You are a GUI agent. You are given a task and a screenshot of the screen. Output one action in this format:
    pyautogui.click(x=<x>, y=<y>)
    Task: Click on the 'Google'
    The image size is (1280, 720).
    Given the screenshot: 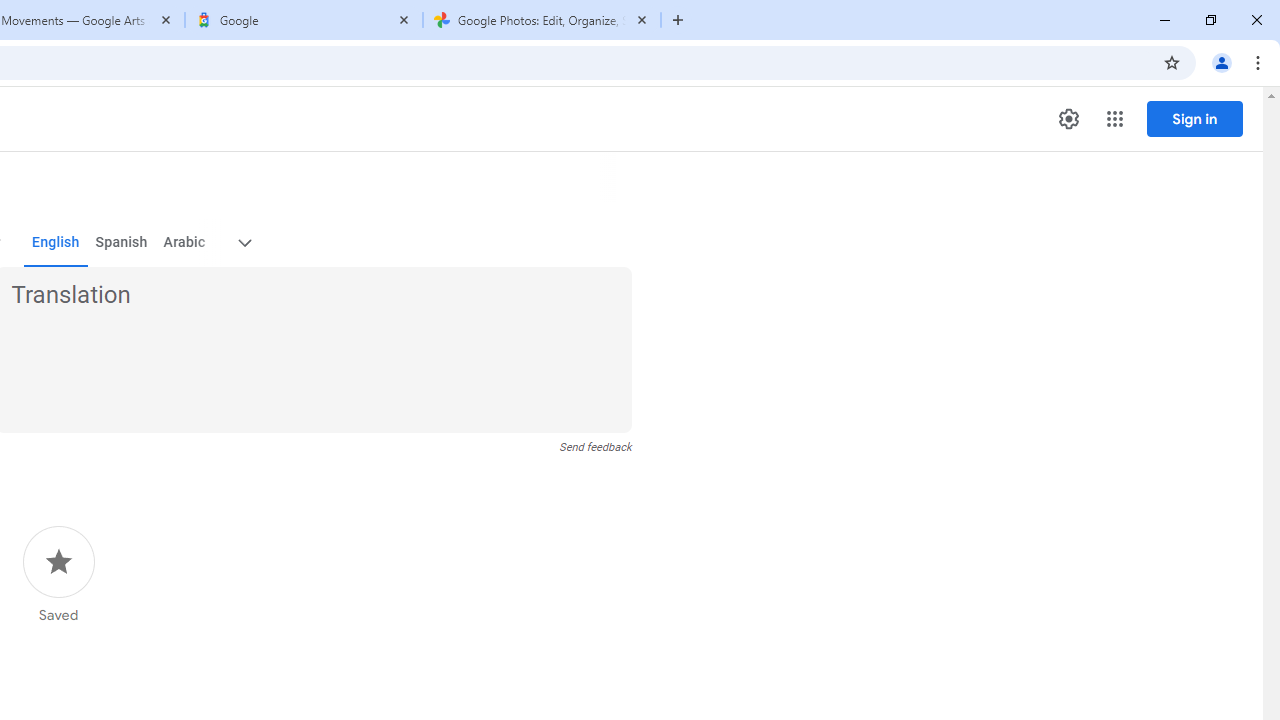 What is the action you would take?
    pyautogui.click(x=303, y=20)
    